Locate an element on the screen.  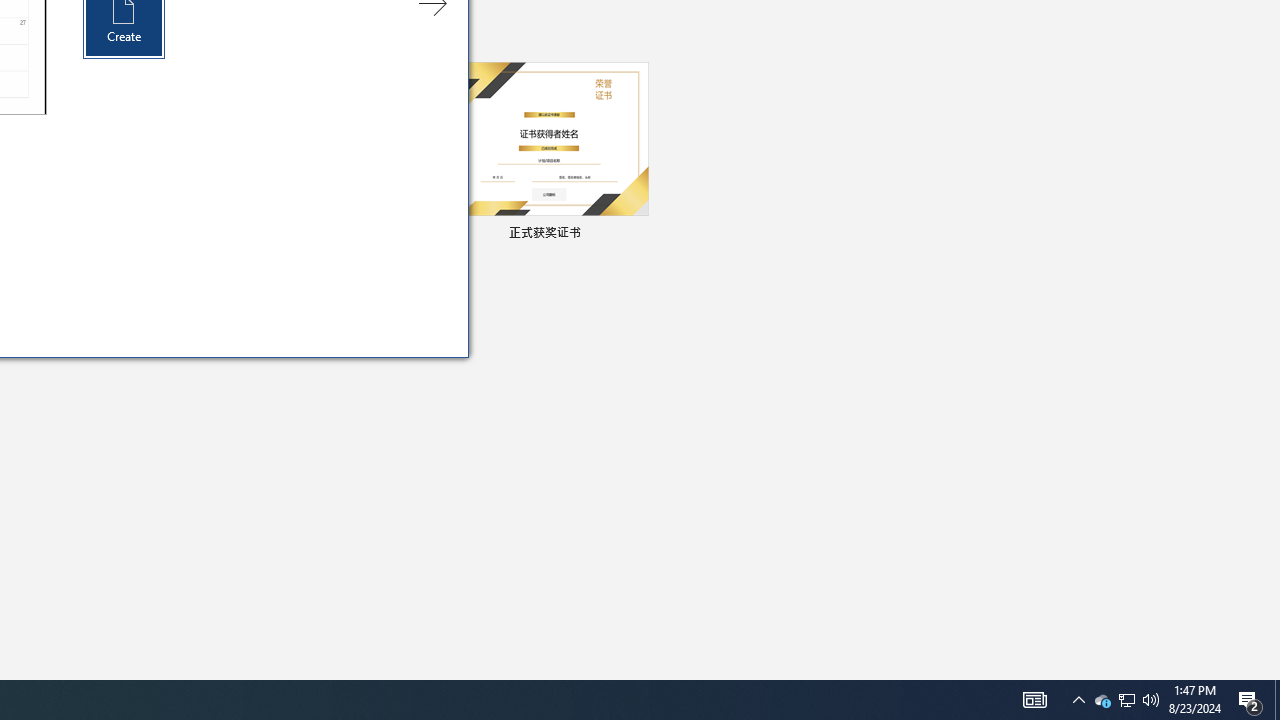
'Notification Chevron' is located at coordinates (1078, 698).